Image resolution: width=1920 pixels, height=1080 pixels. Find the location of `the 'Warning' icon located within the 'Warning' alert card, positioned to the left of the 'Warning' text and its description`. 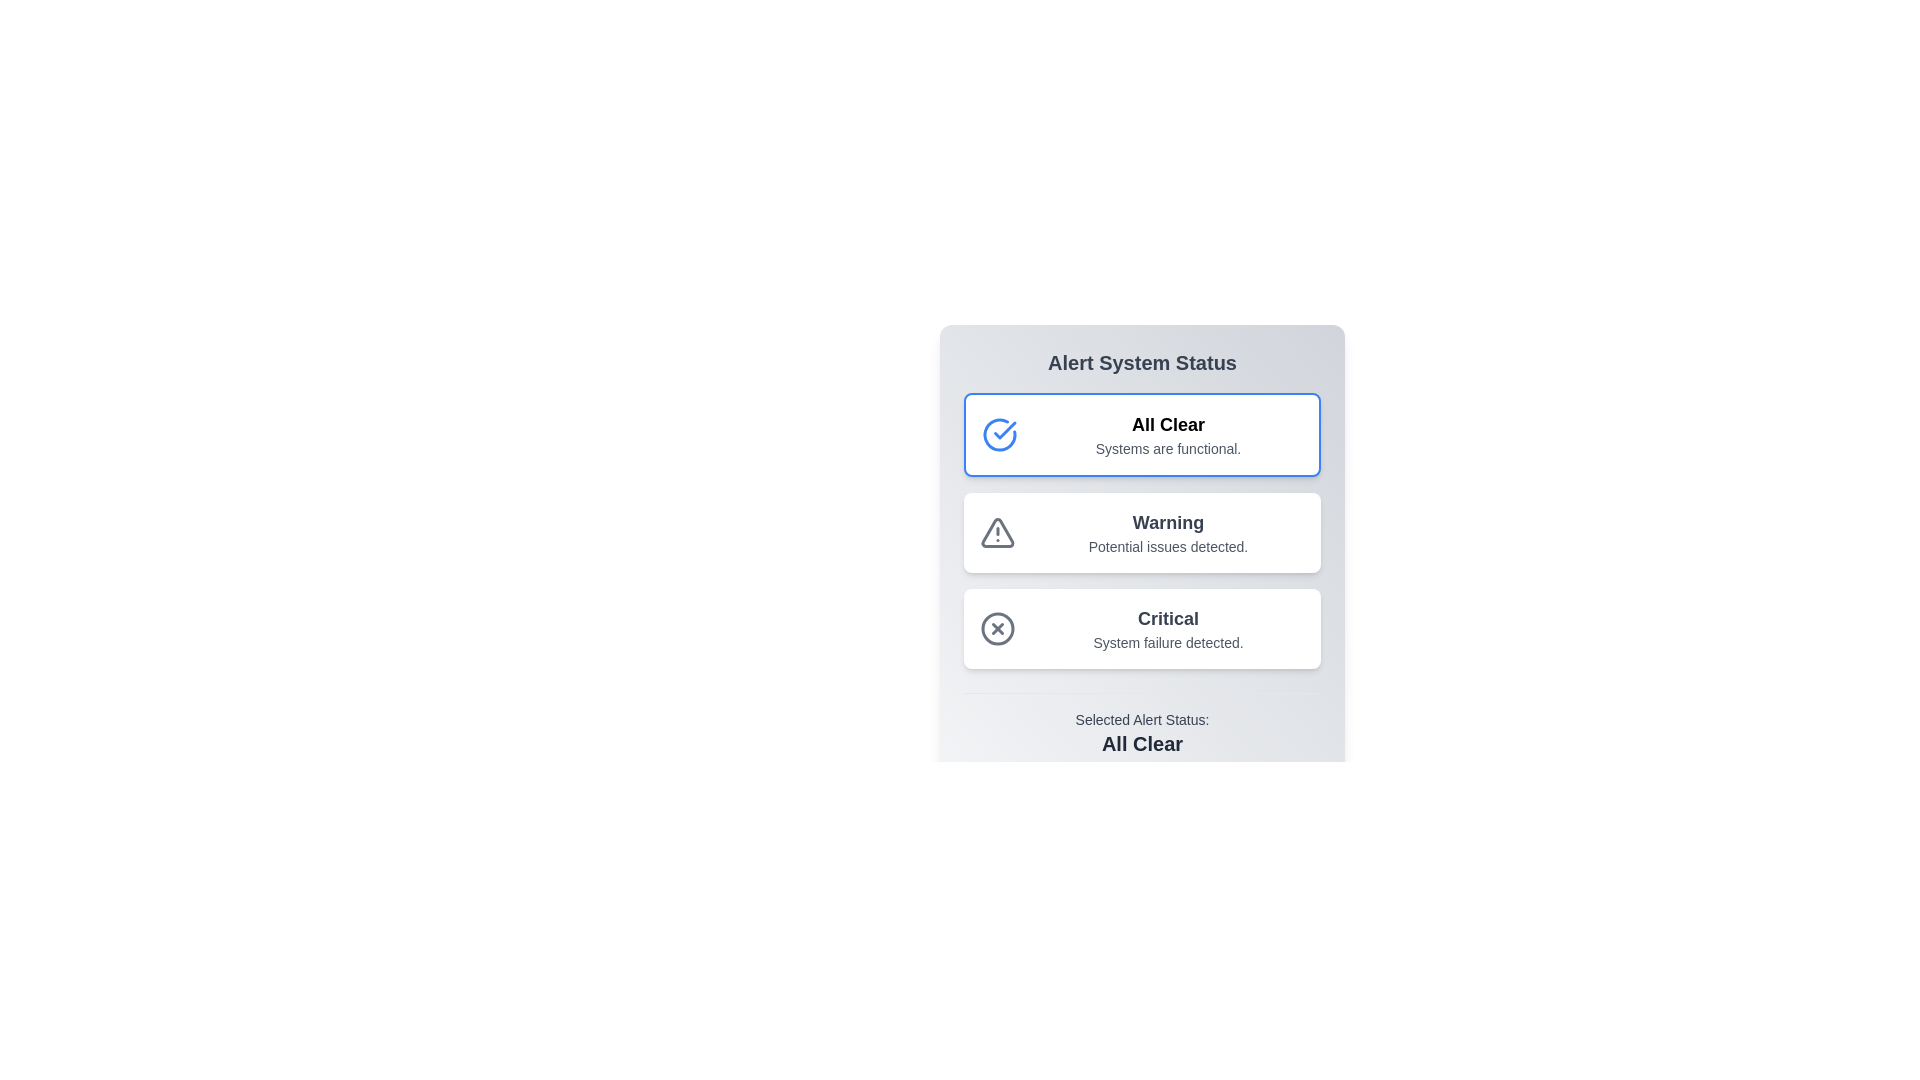

the 'Warning' icon located within the 'Warning' alert card, positioned to the left of the 'Warning' text and its description is located at coordinates (998, 531).